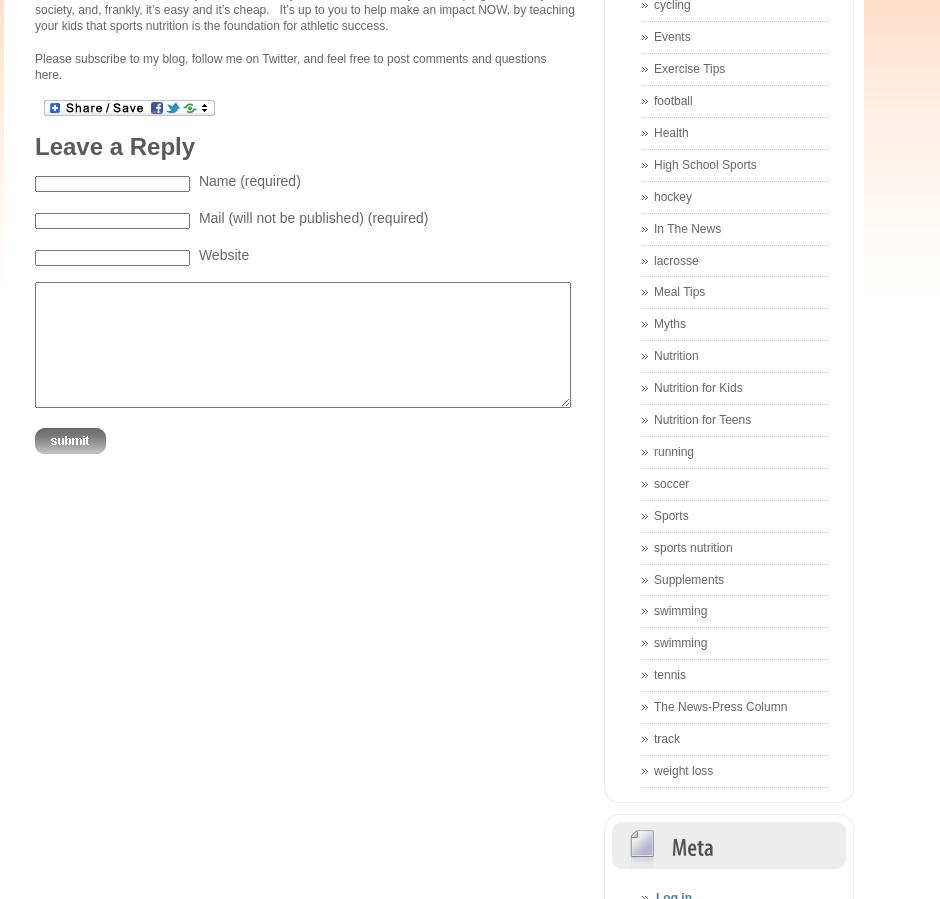  Describe the element at coordinates (669, 673) in the screenshot. I see `'tennis'` at that location.